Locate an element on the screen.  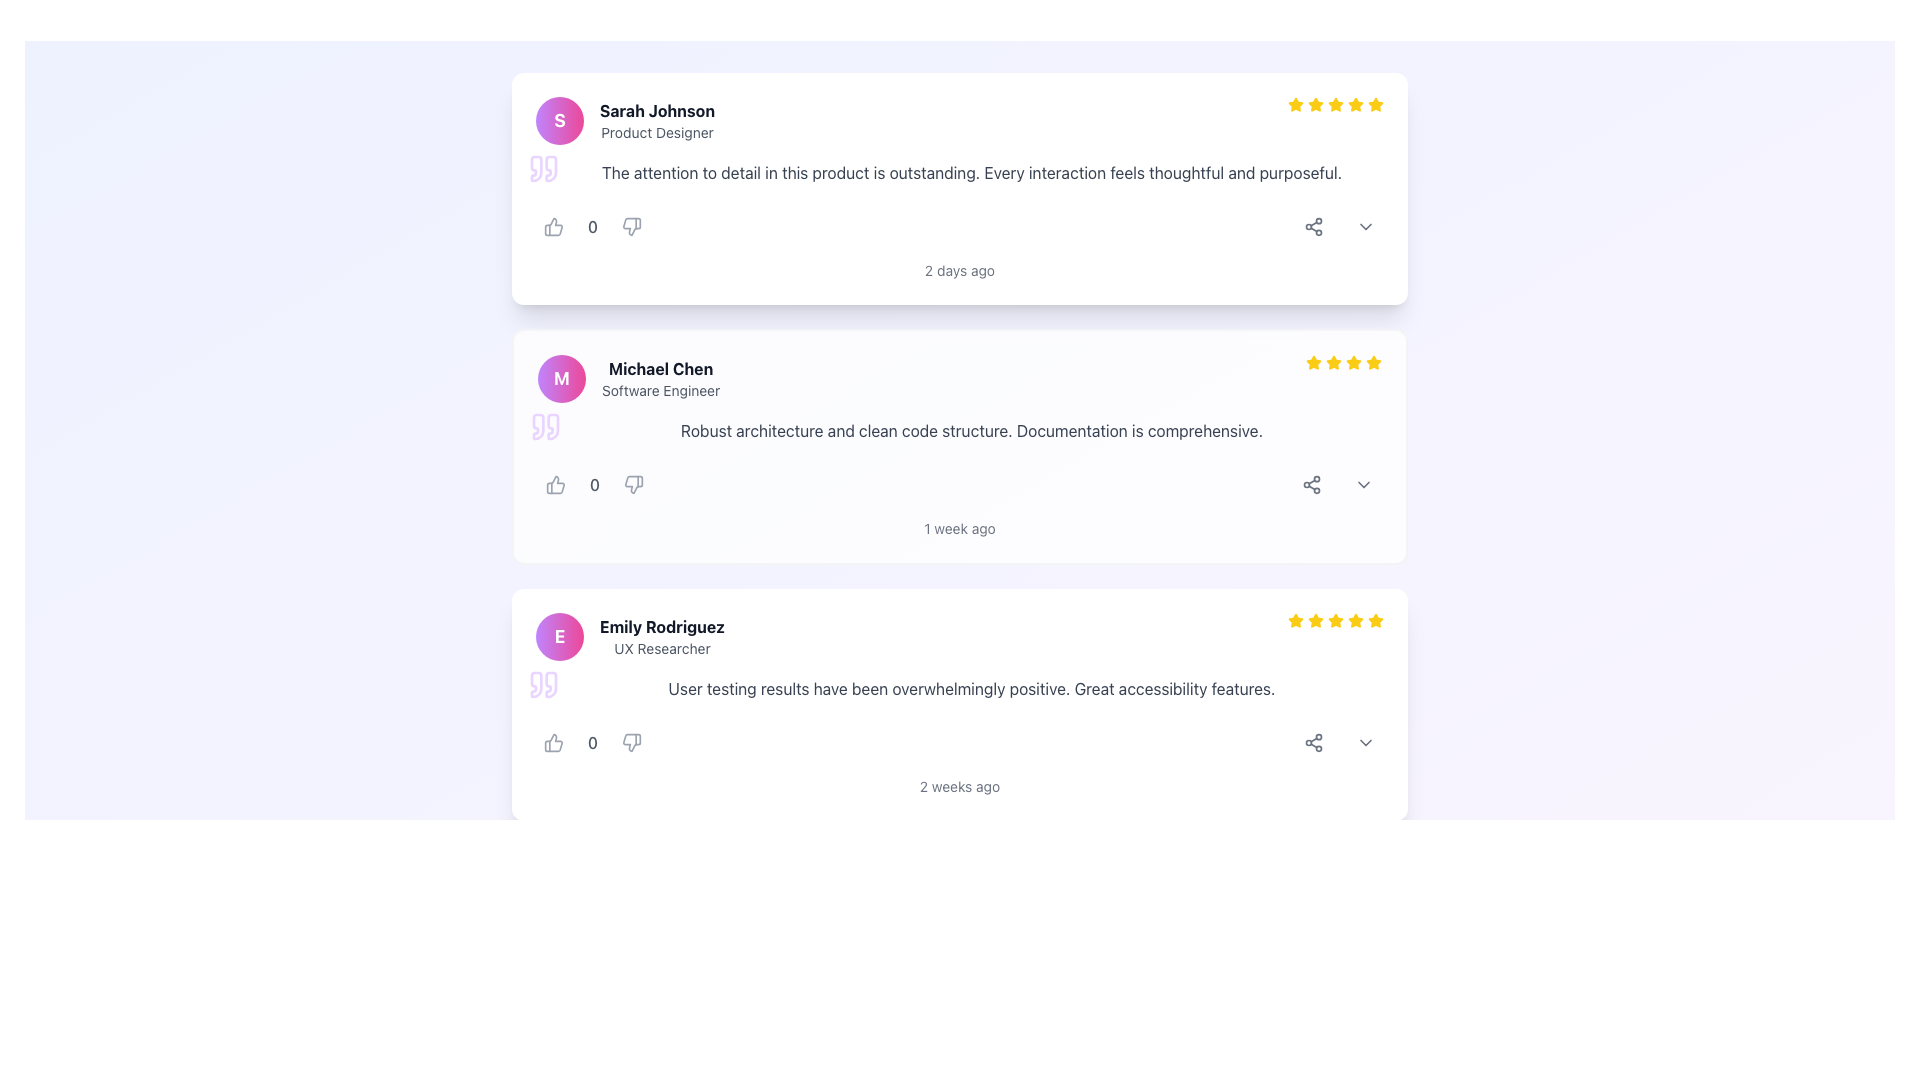
the fourth star-shaped icon in the product review section, which is yellow with a black outline is located at coordinates (1353, 362).